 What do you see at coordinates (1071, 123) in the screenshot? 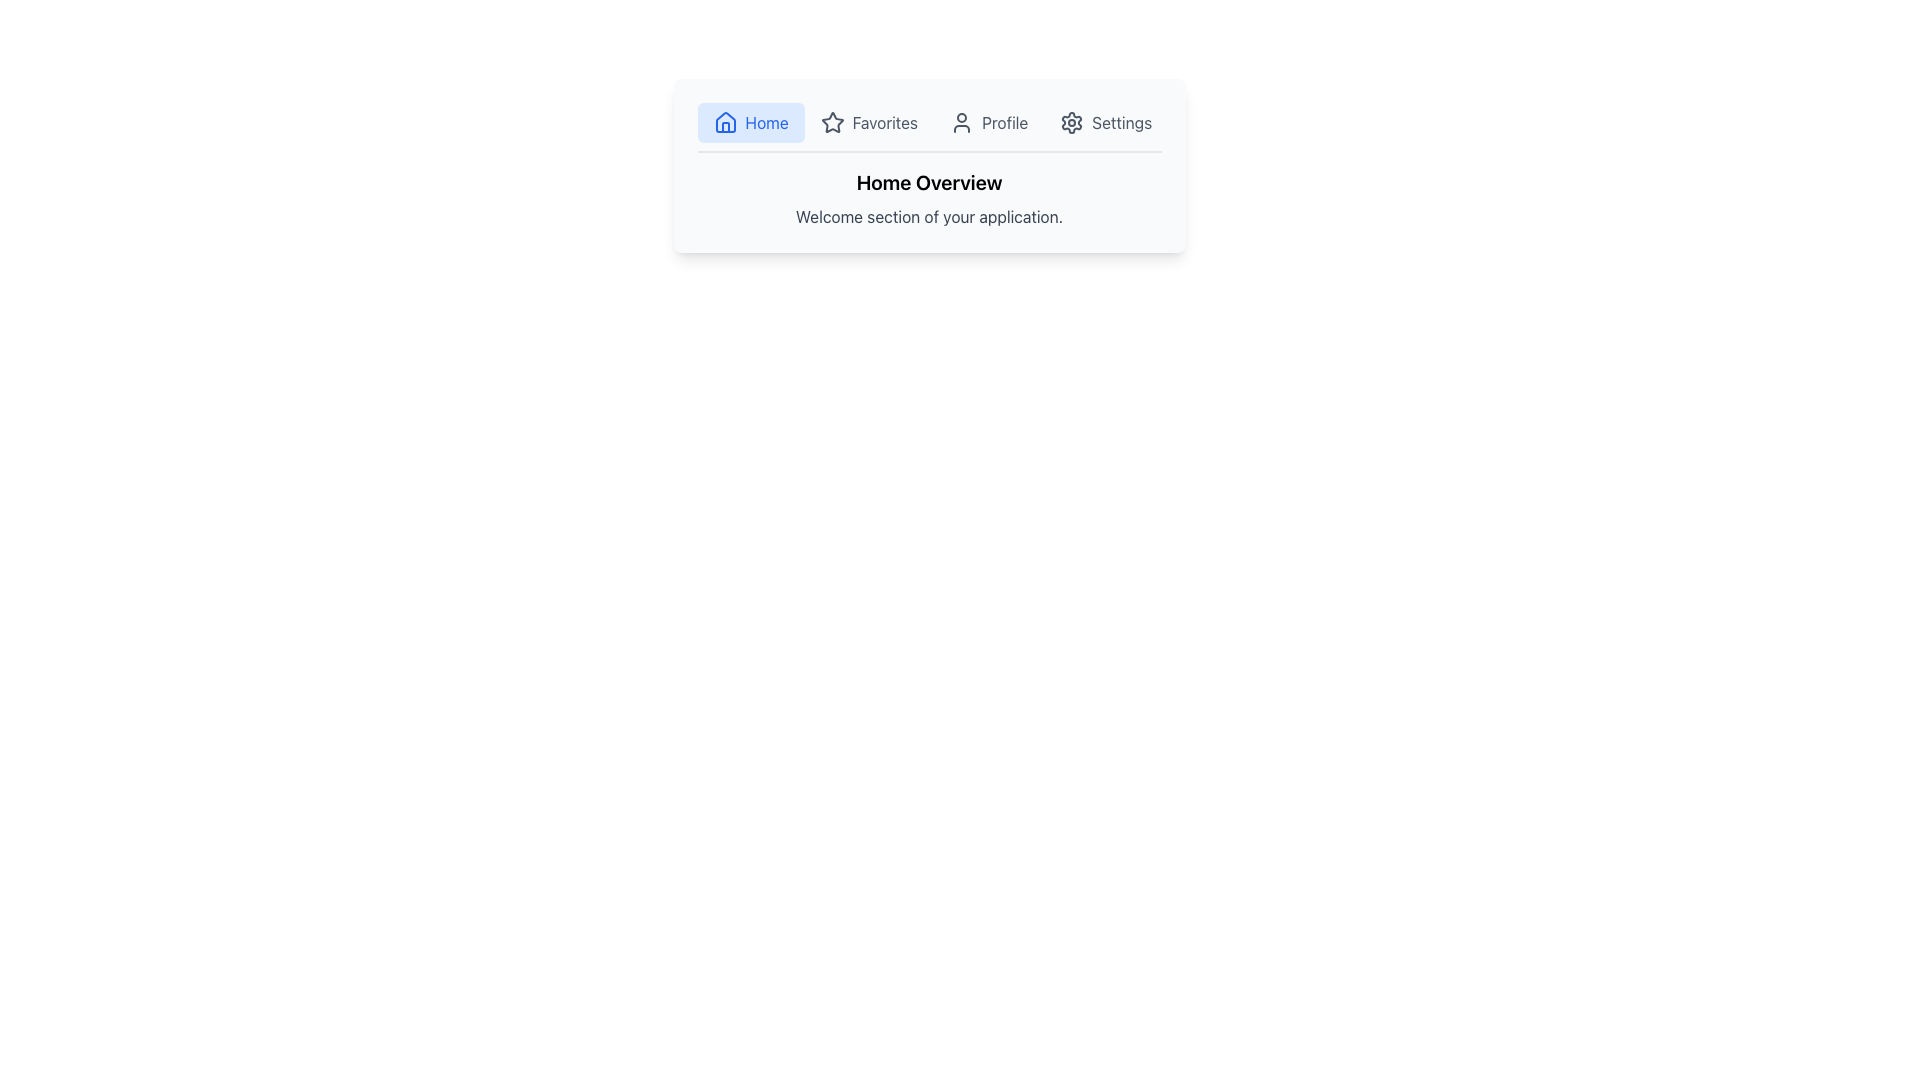
I see `the settings icon in the horizontal menu bar` at bounding box center [1071, 123].